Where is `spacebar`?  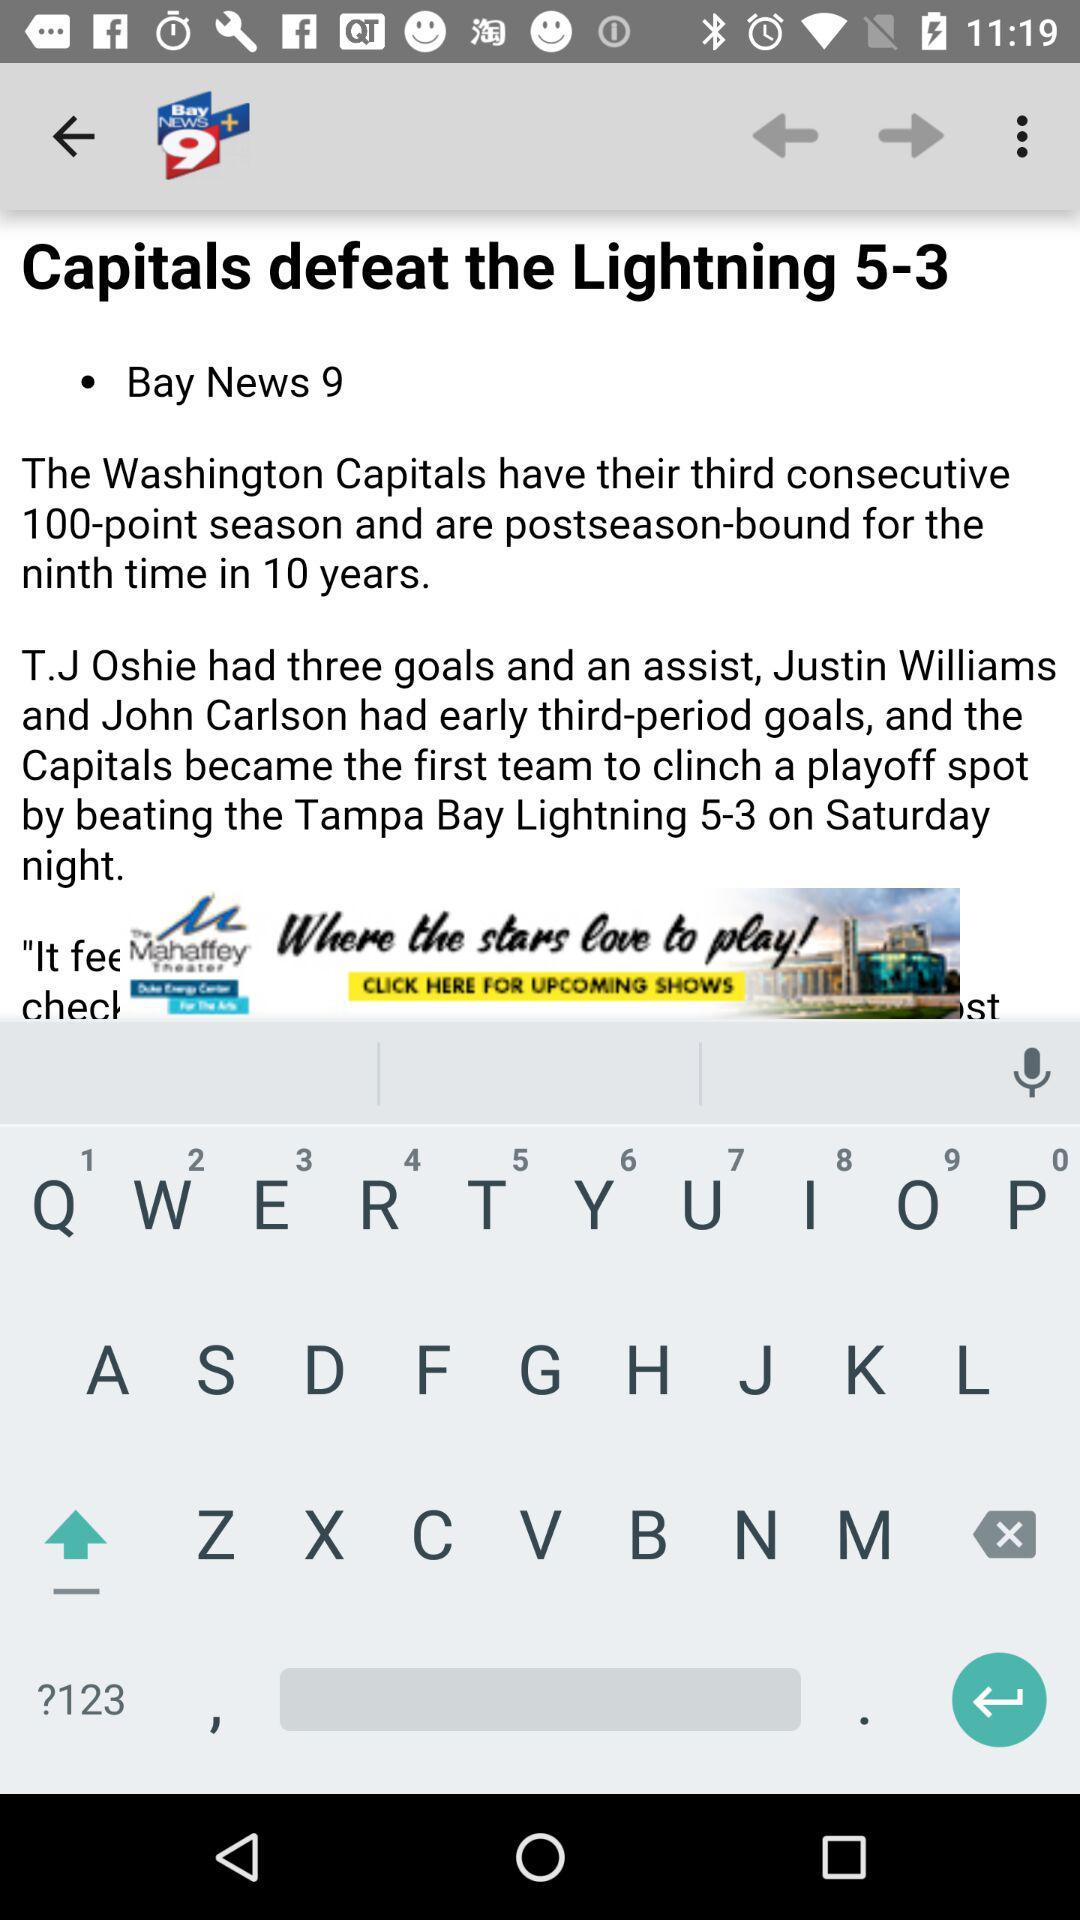
spacebar is located at coordinates (540, 1727).